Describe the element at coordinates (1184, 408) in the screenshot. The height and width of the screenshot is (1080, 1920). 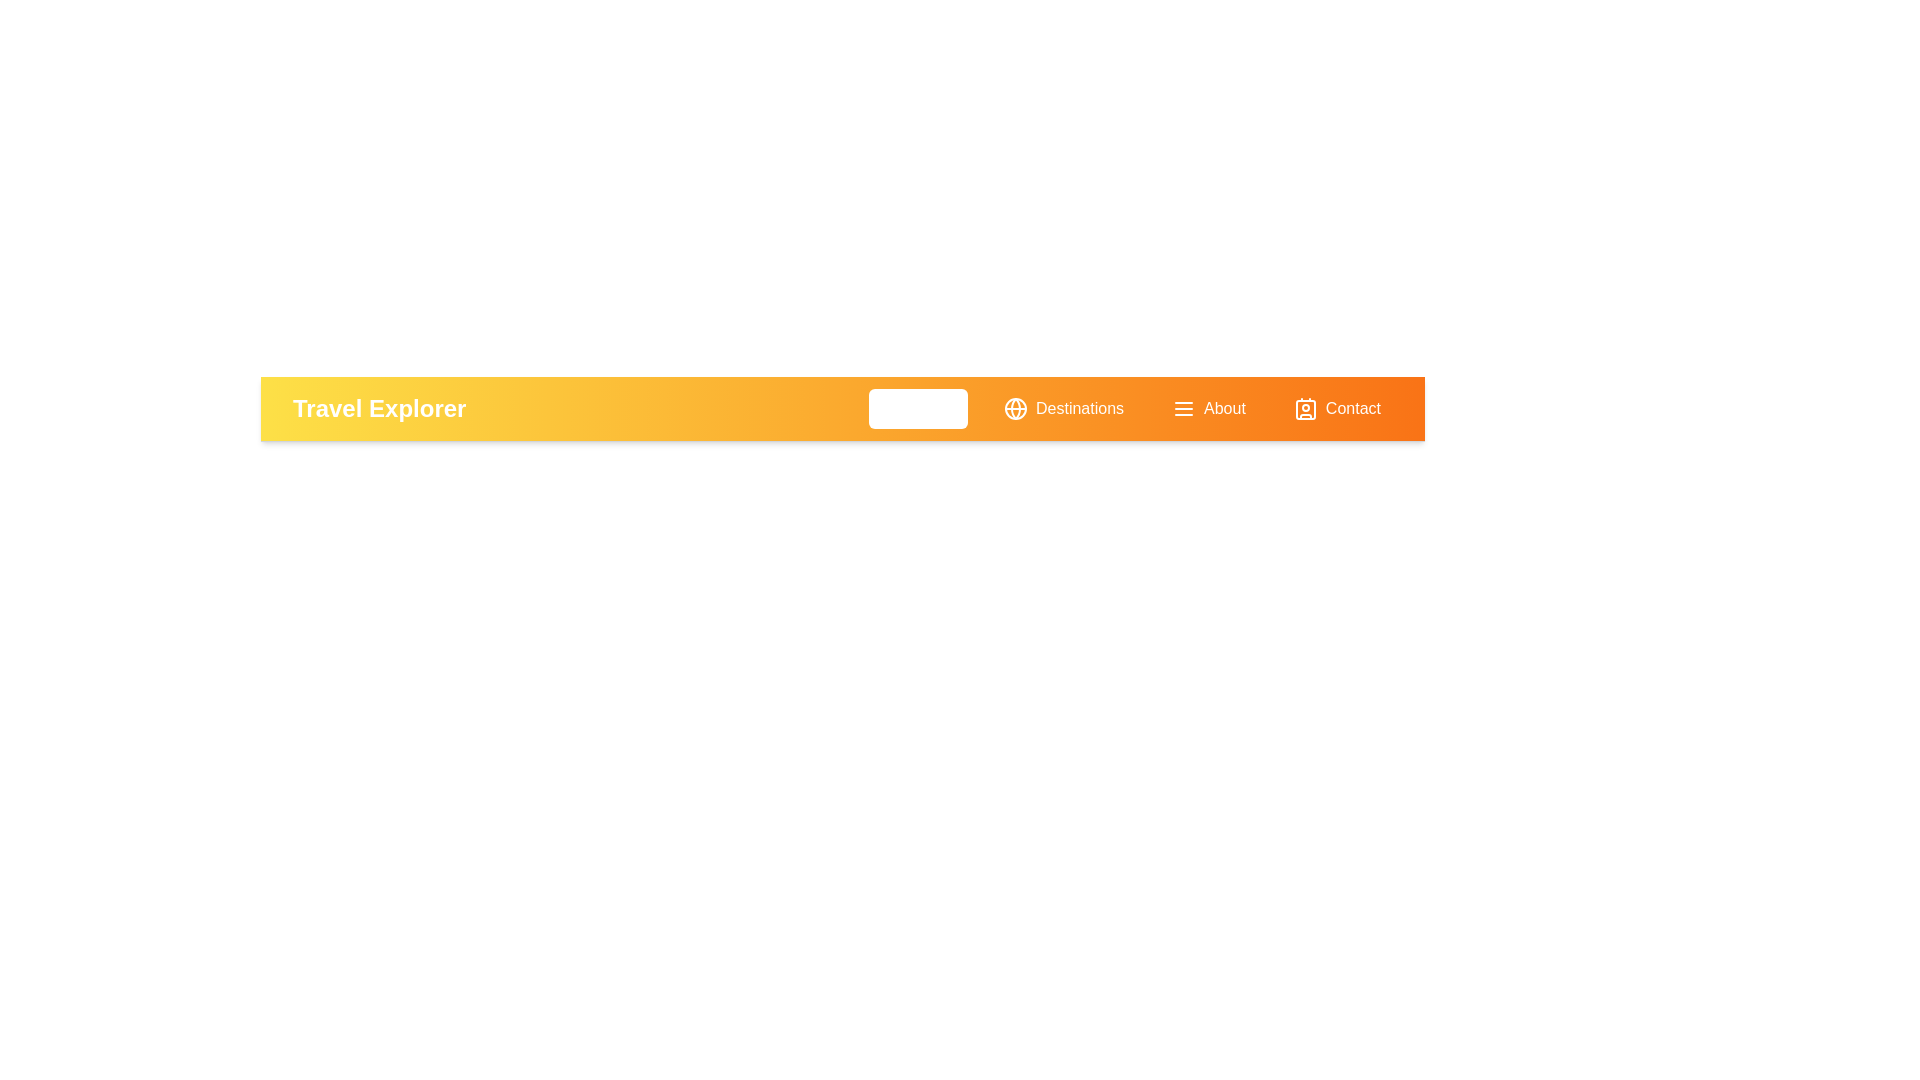
I see `the three-line 'menu' icon in the 'About' section of the navigation bar` at that location.